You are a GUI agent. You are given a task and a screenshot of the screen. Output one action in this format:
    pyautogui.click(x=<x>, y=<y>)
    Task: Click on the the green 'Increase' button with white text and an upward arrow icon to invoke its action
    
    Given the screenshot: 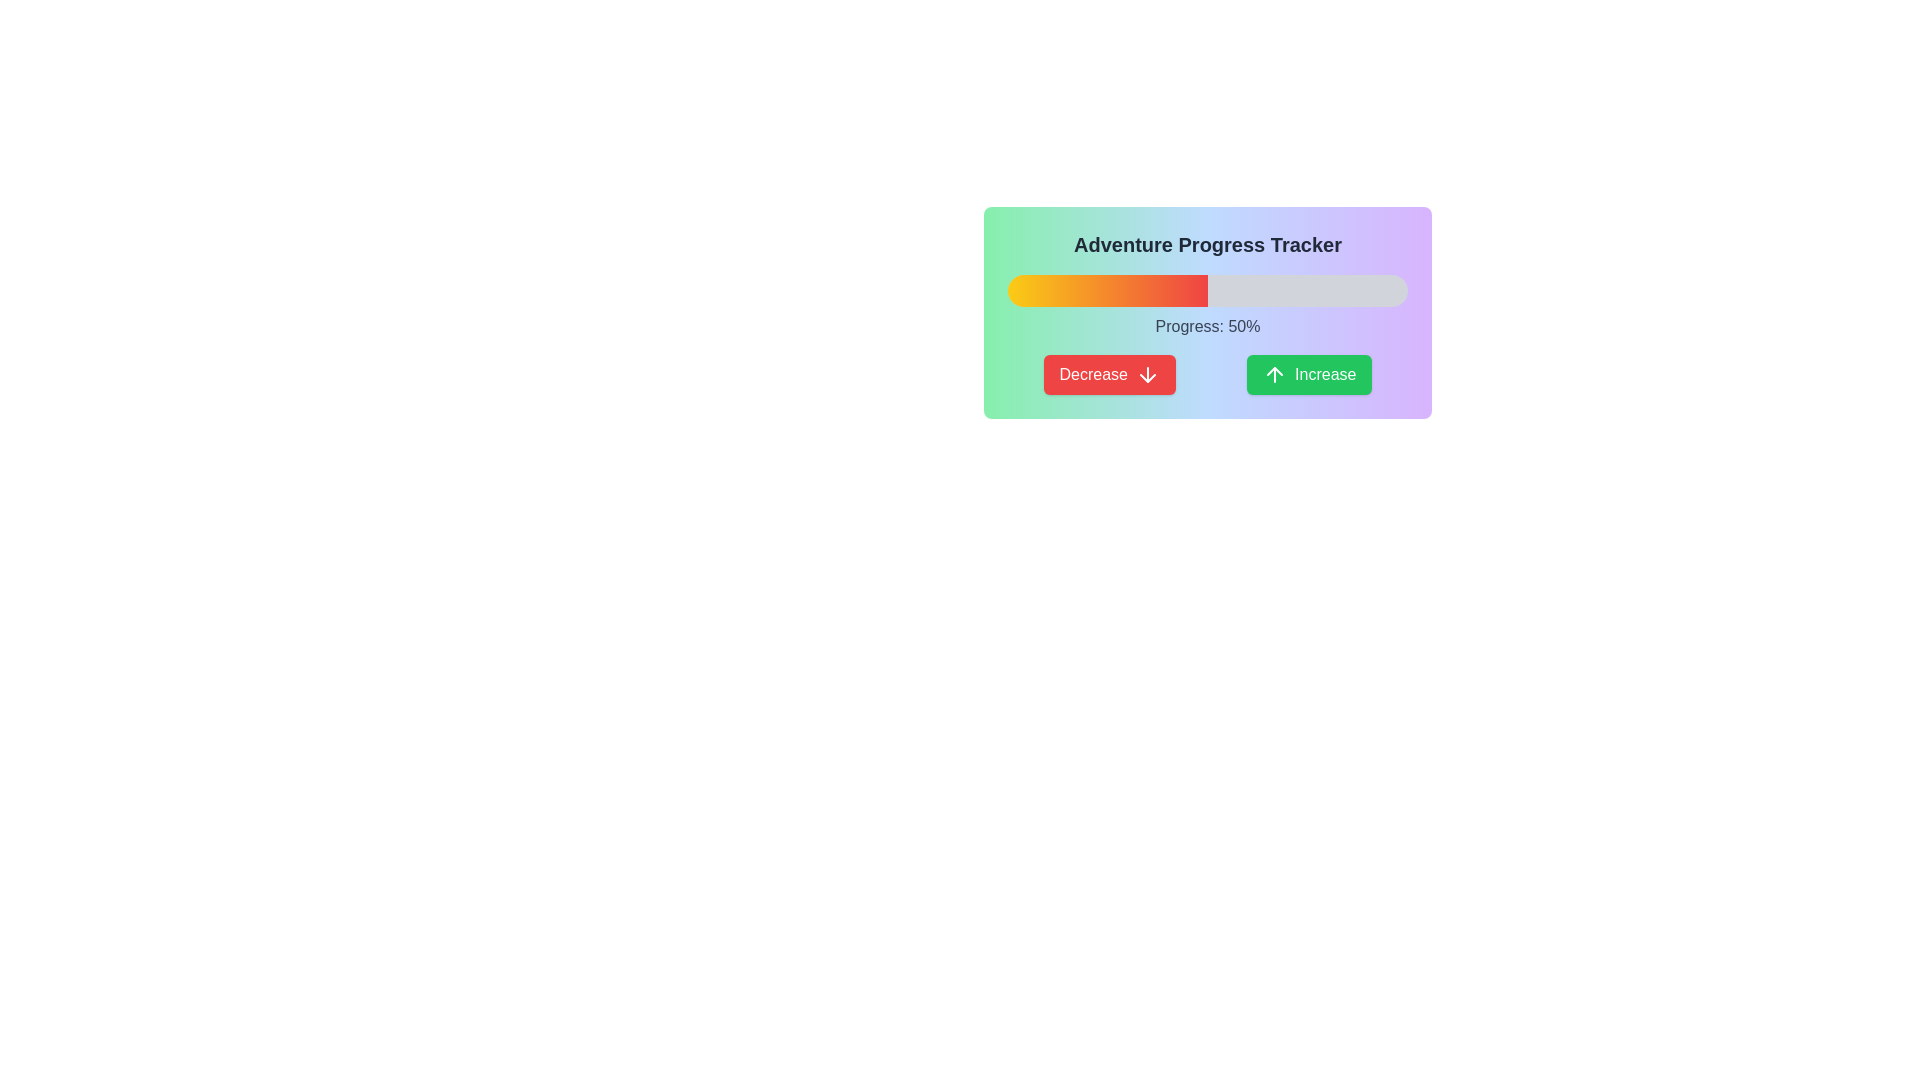 What is the action you would take?
    pyautogui.click(x=1309, y=374)
    